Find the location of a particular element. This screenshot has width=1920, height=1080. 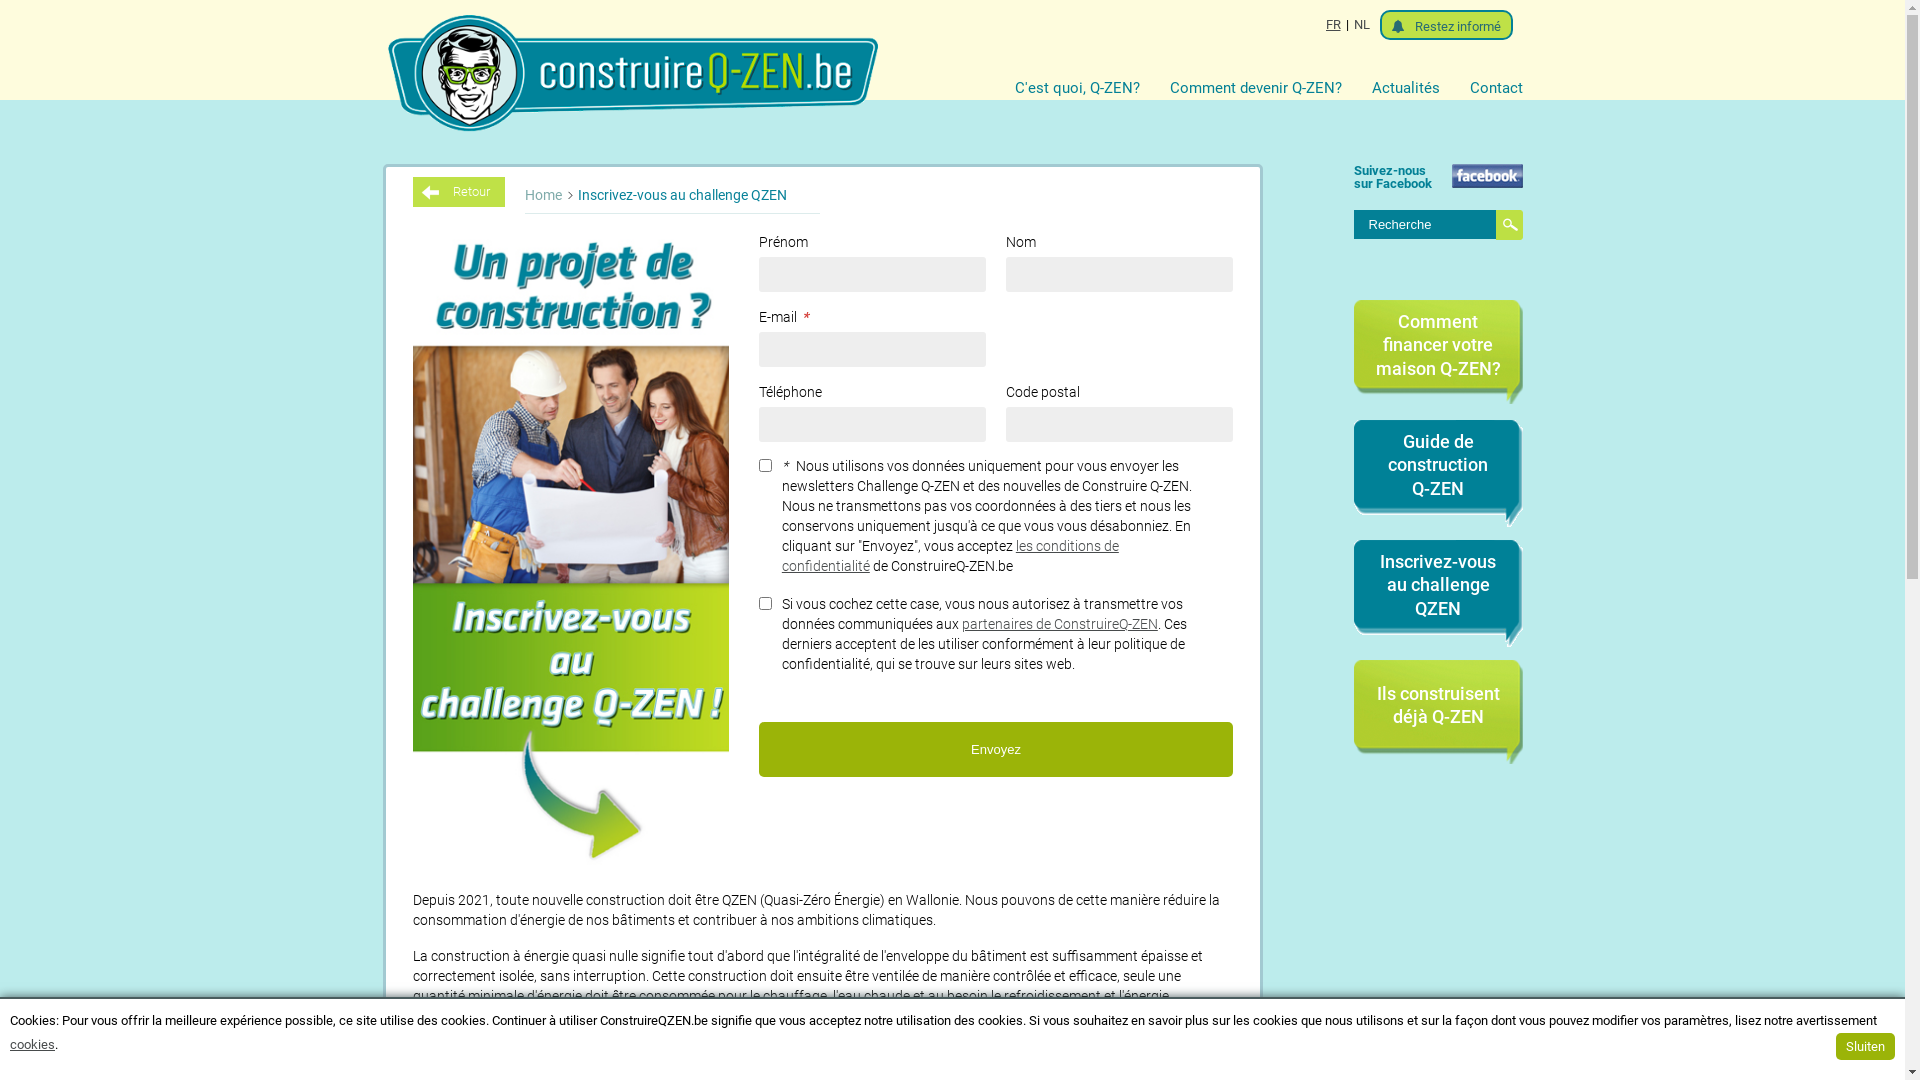

'partenaires de ConstruireQ-ZEN' is located at coordinates (1059, 623).